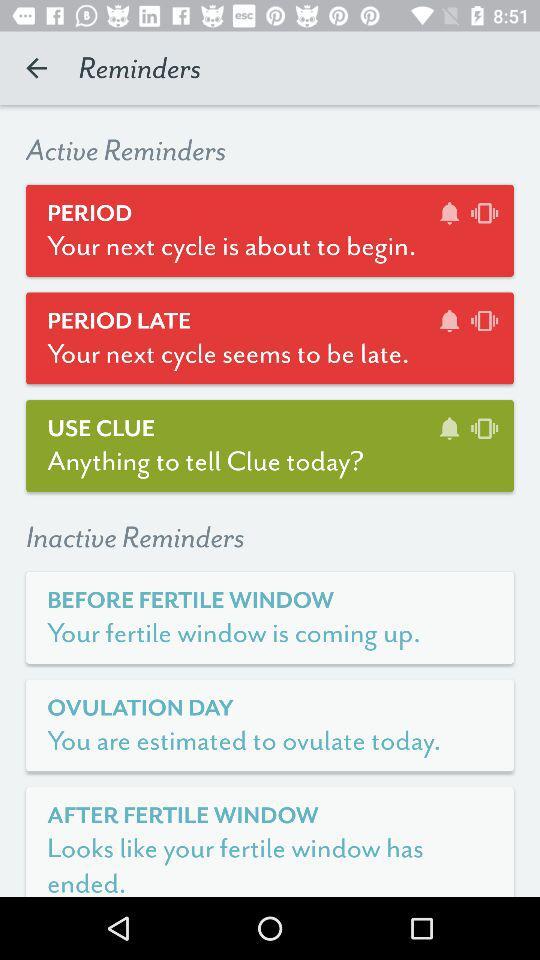 The height and width of the screenshot is (960, 540). Describe the element at coordinates (36, 68) in the screenshot. I see `app next to reminders app` at that location.